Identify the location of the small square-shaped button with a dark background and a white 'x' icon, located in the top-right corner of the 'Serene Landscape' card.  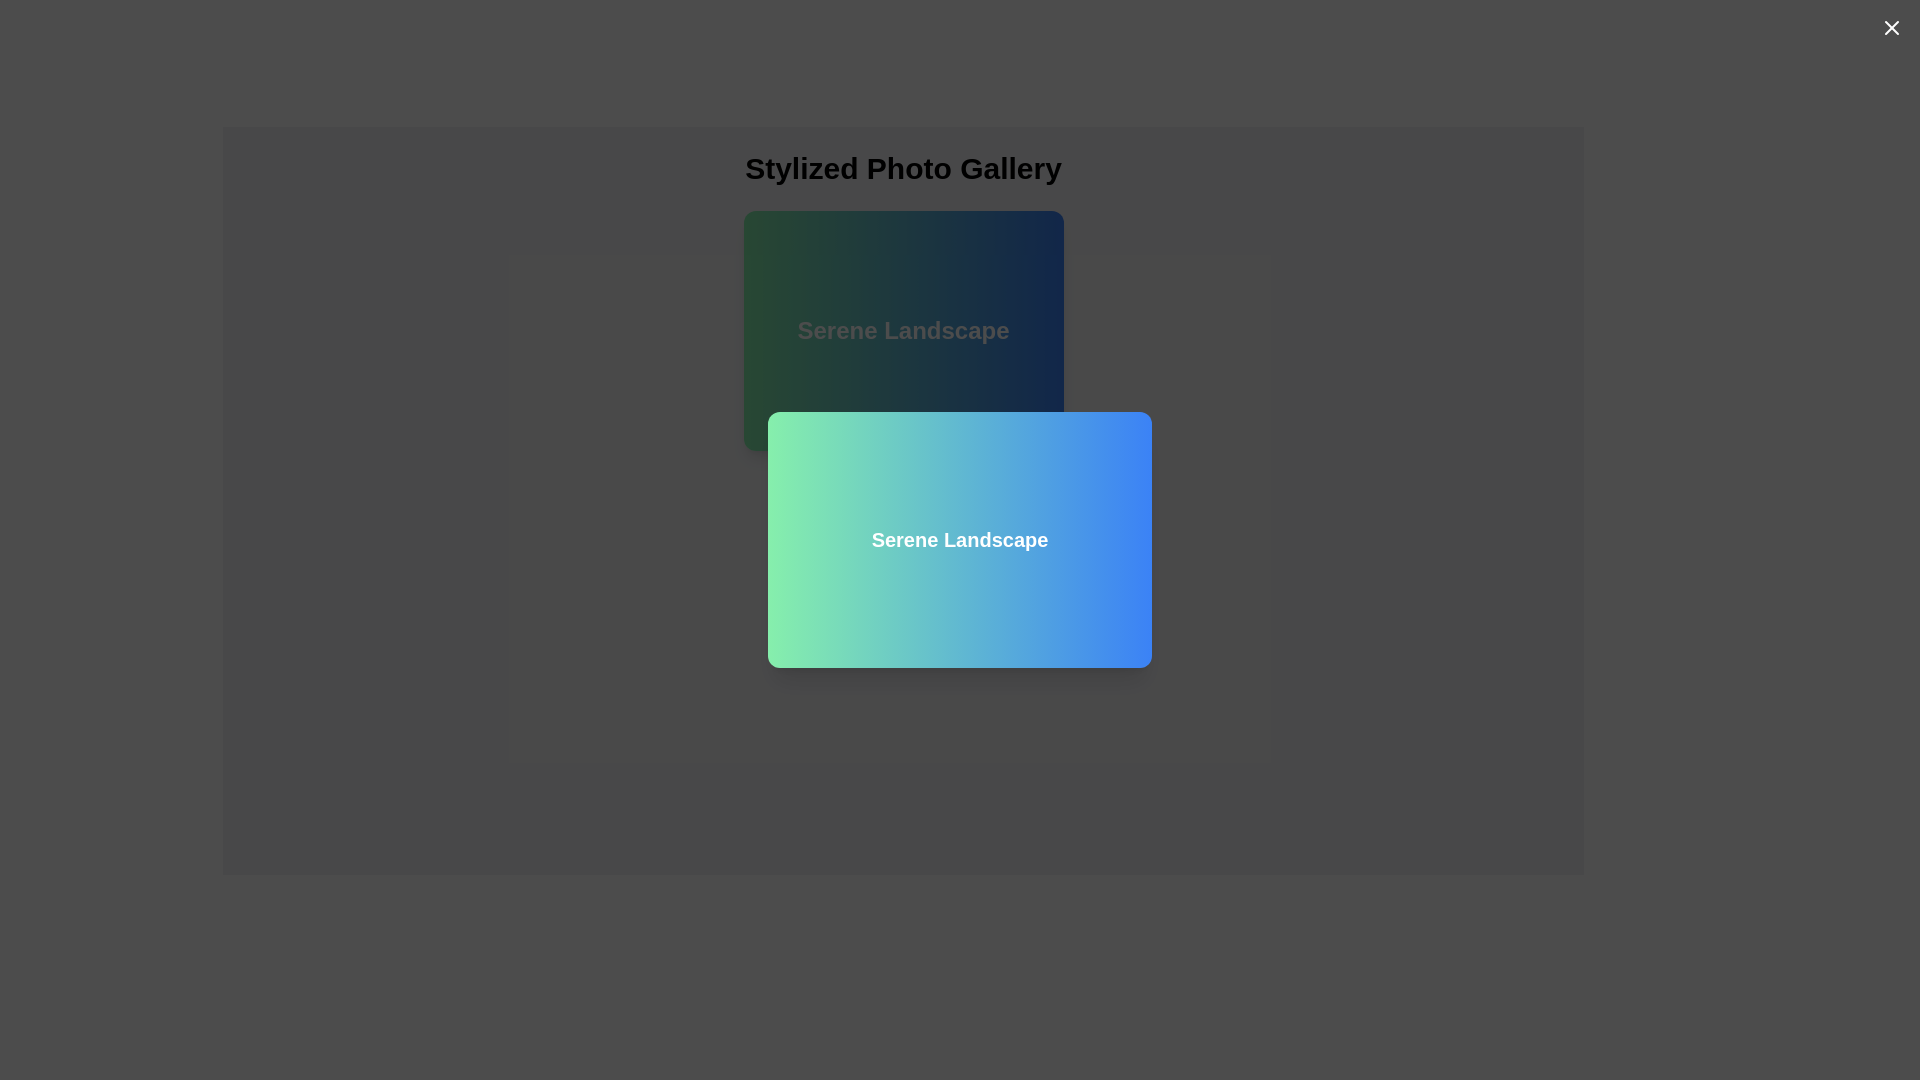
(1890, 27).